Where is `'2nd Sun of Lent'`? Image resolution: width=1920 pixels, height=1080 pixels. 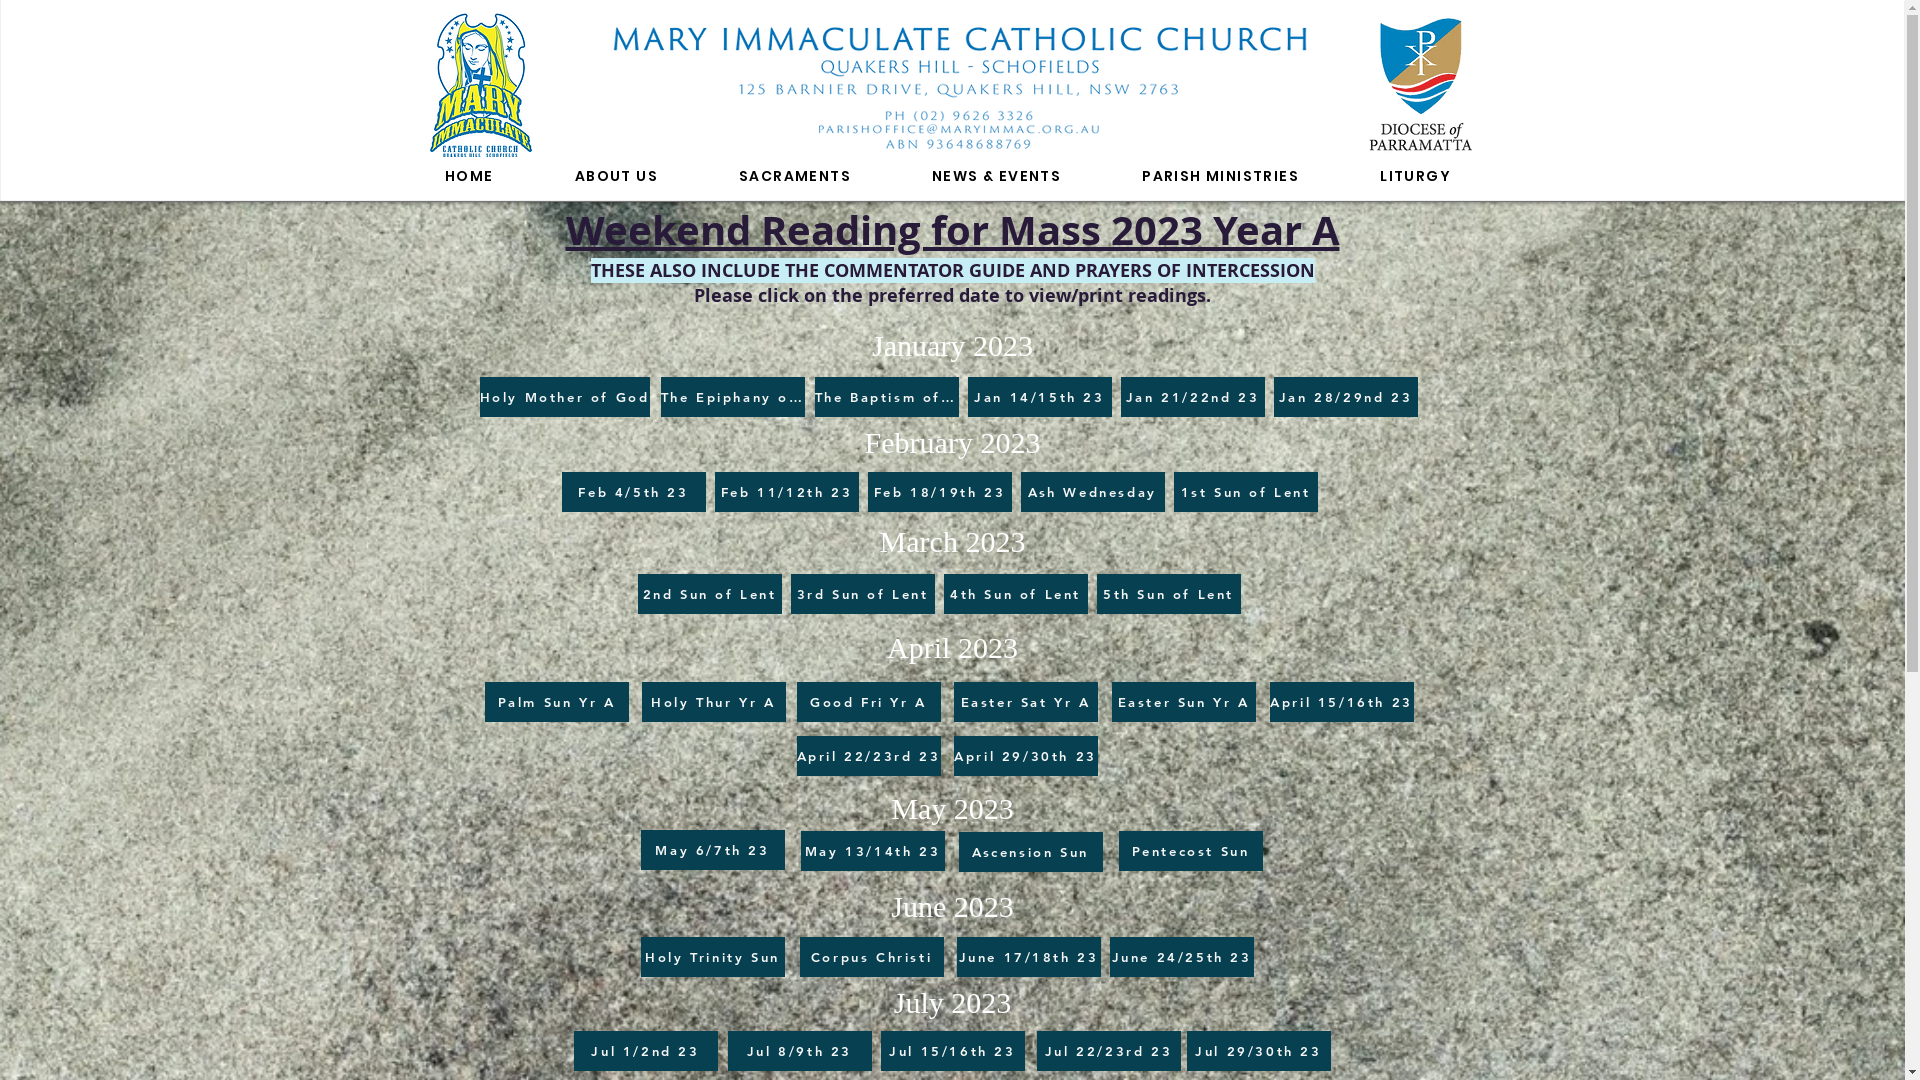
'2nd Sun of Lent' is located at coordinates (710, 593).